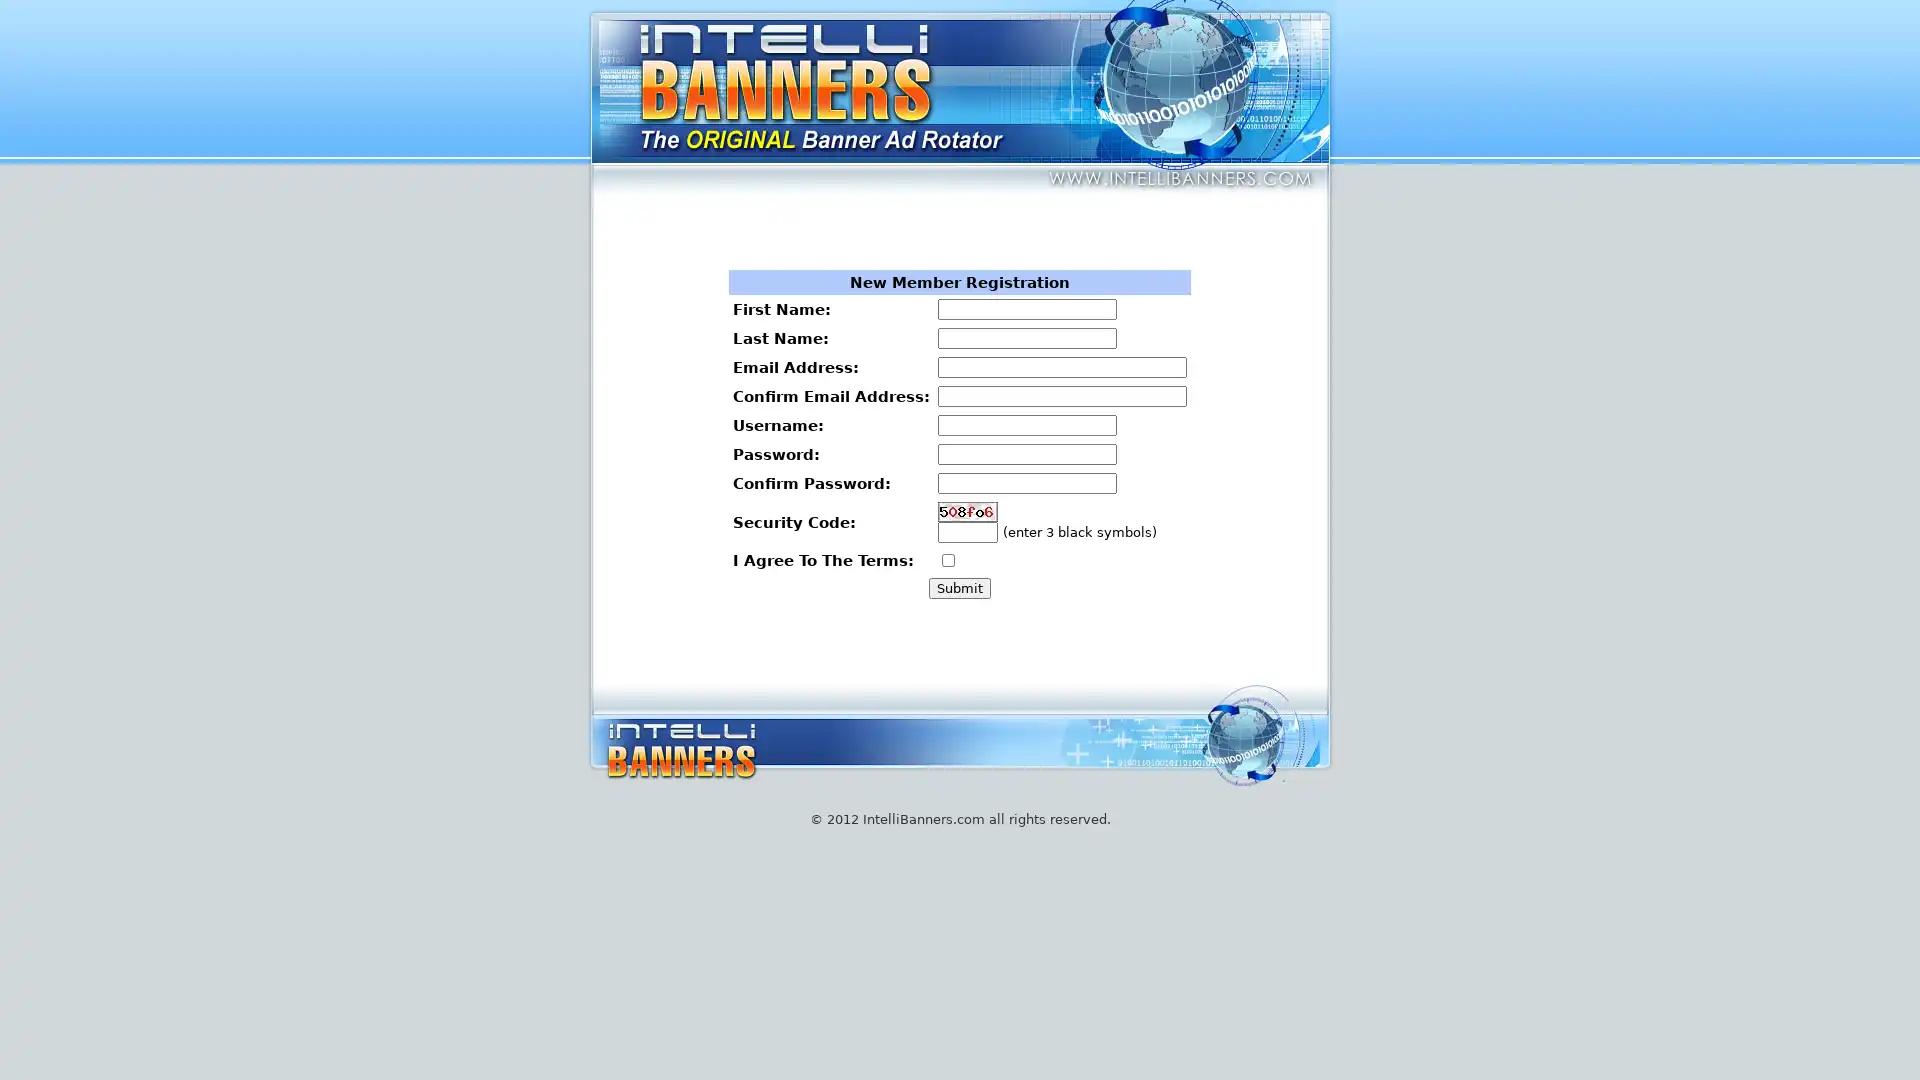 The image size is (1920, 1080). What do you see at coordinates (958, 587) in the screenshot?
I see `Submit` at bounding box center [958, 587].